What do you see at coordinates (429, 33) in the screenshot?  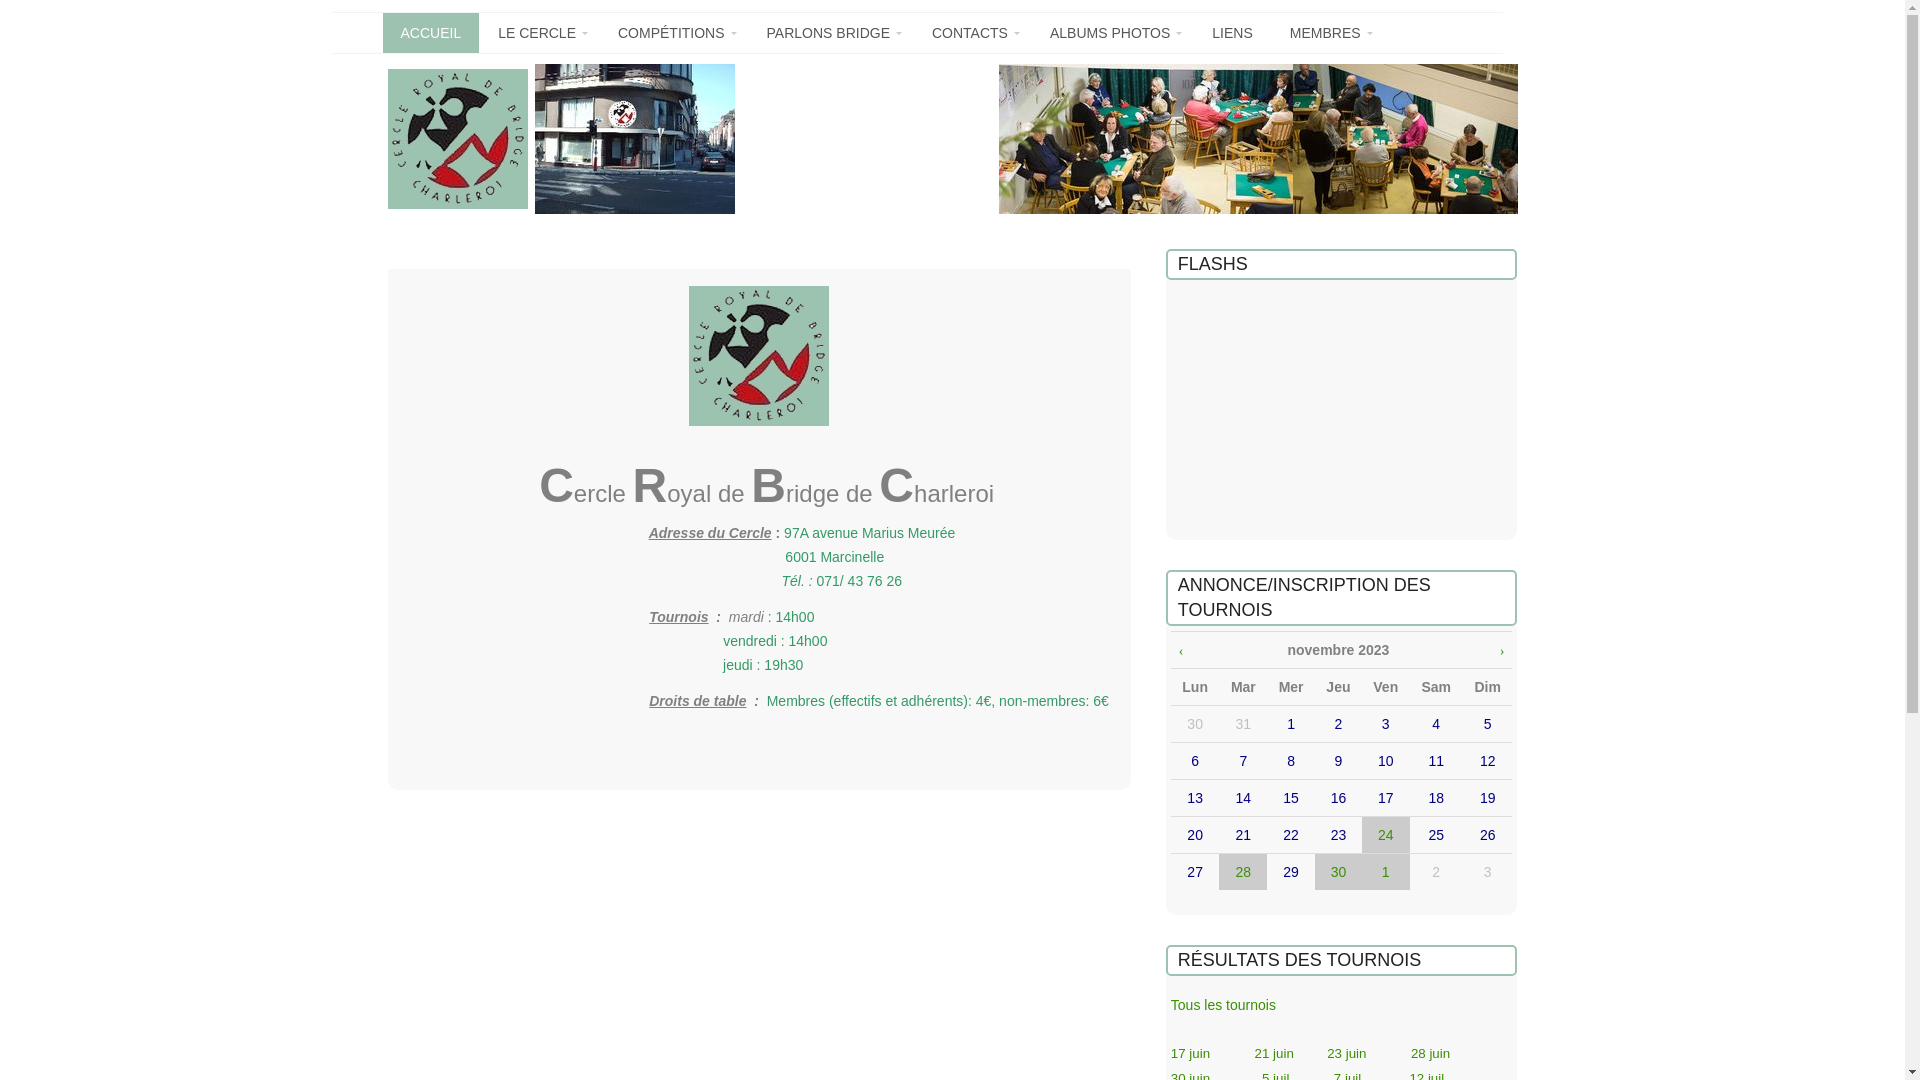 I see `'ACCUEIL'` at bounding box center [429, 33].